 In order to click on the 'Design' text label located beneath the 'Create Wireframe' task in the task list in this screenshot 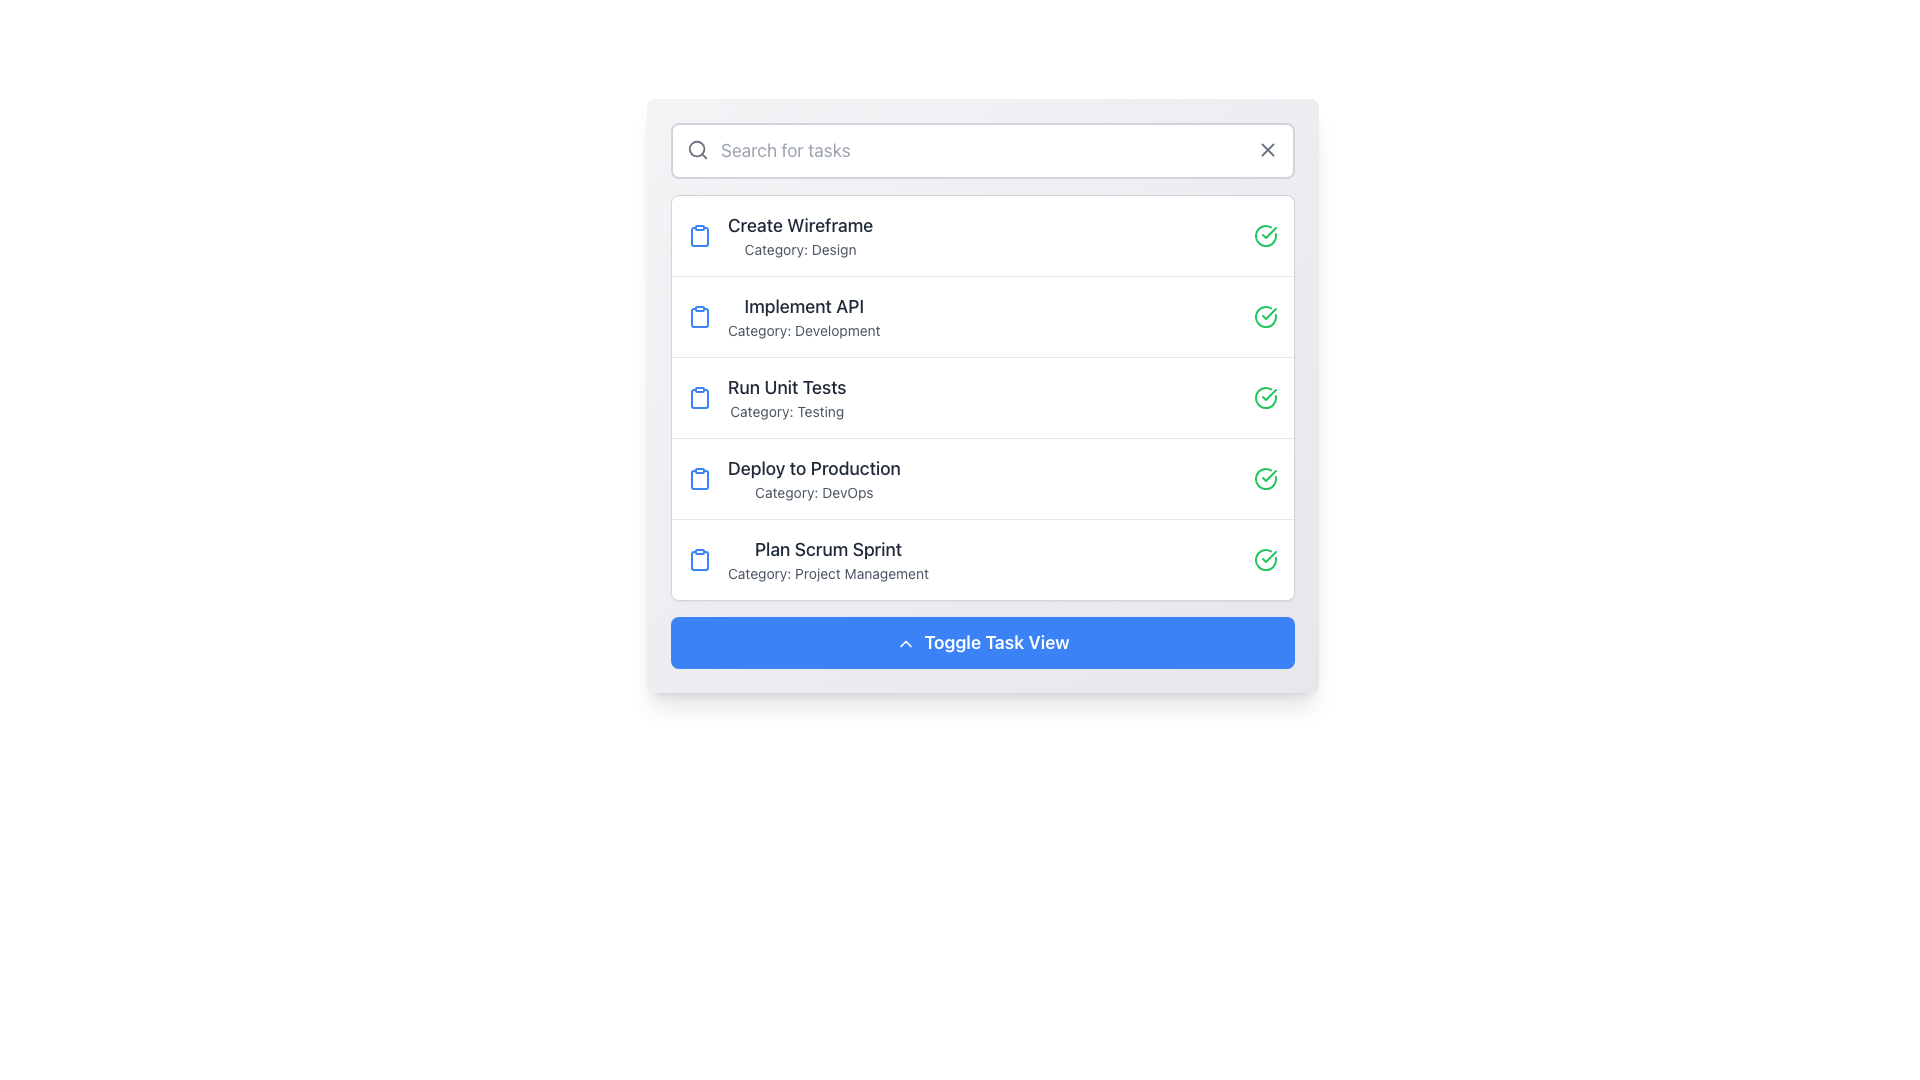, I will do `click(800, 249)`.